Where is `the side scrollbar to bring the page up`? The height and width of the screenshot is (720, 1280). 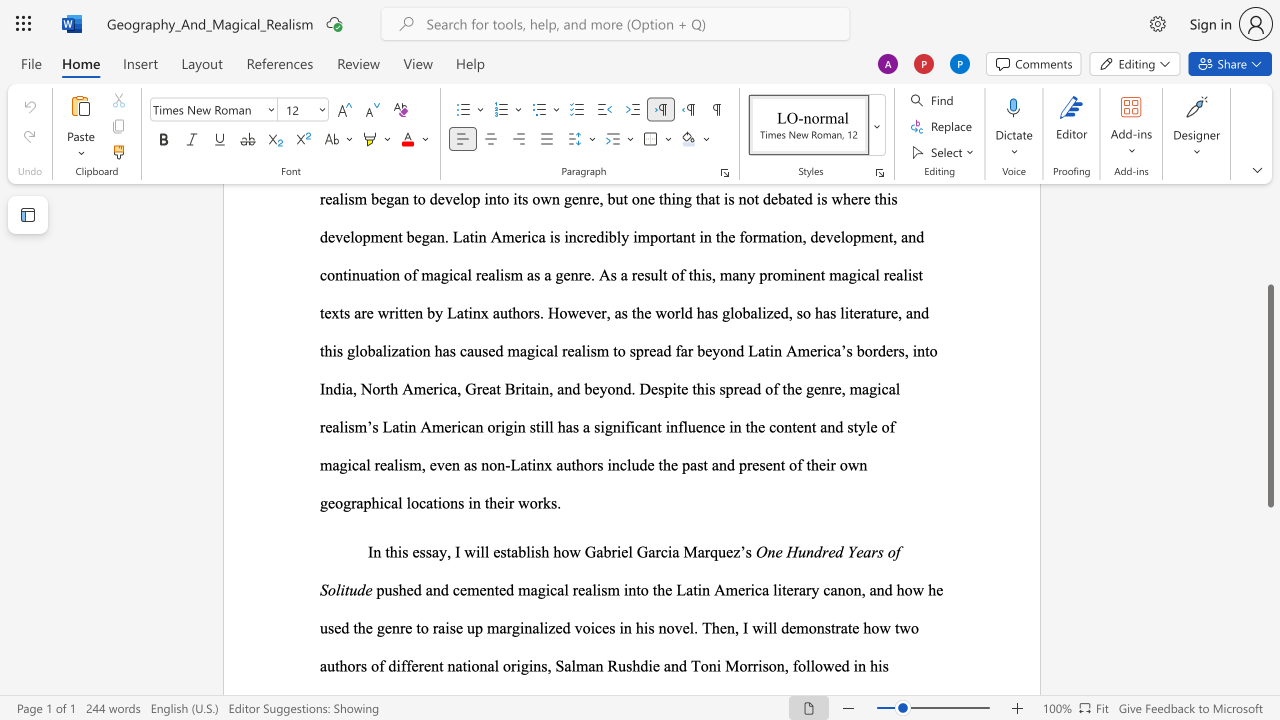 the side scrollbar to bring the page up is located at coordinates (1269, 228).